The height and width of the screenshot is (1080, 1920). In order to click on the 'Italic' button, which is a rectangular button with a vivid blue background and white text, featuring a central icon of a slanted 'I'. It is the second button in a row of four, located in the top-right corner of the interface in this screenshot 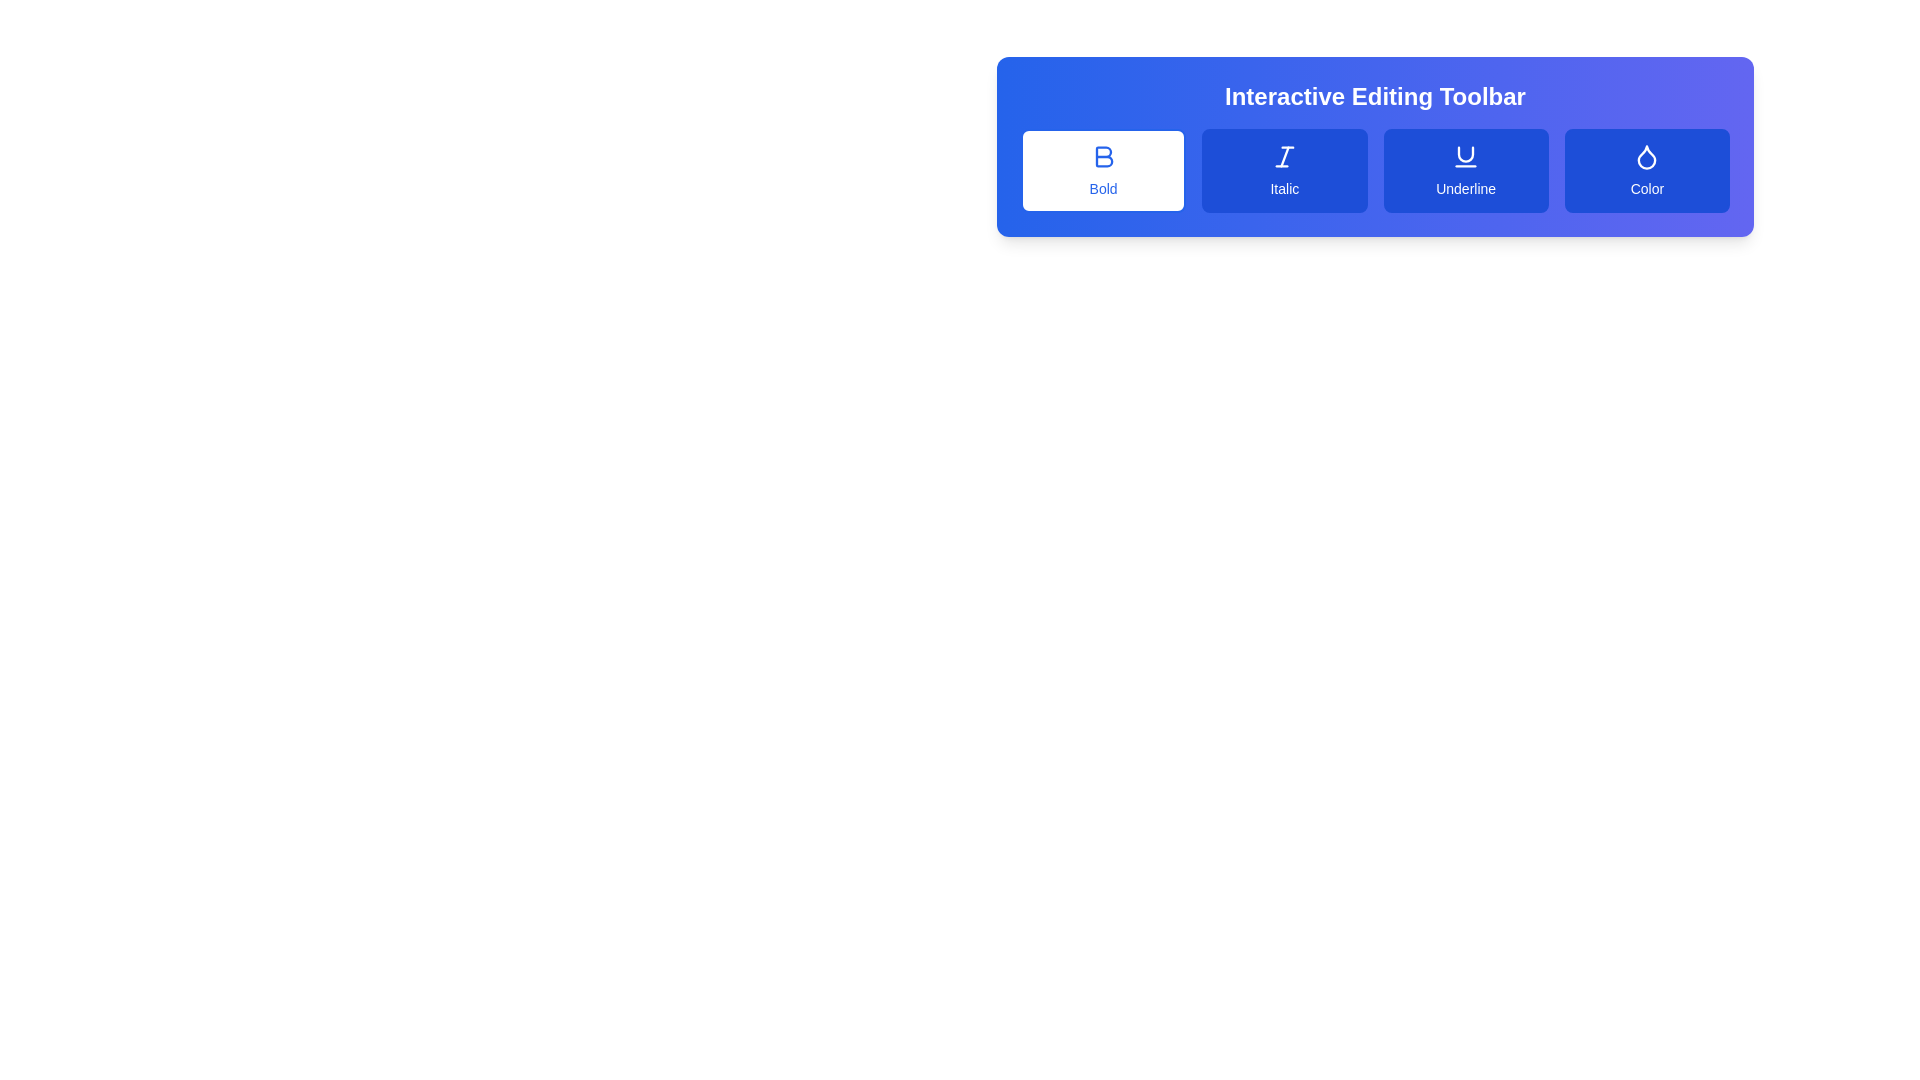, I will do `click(1284, 169)`.